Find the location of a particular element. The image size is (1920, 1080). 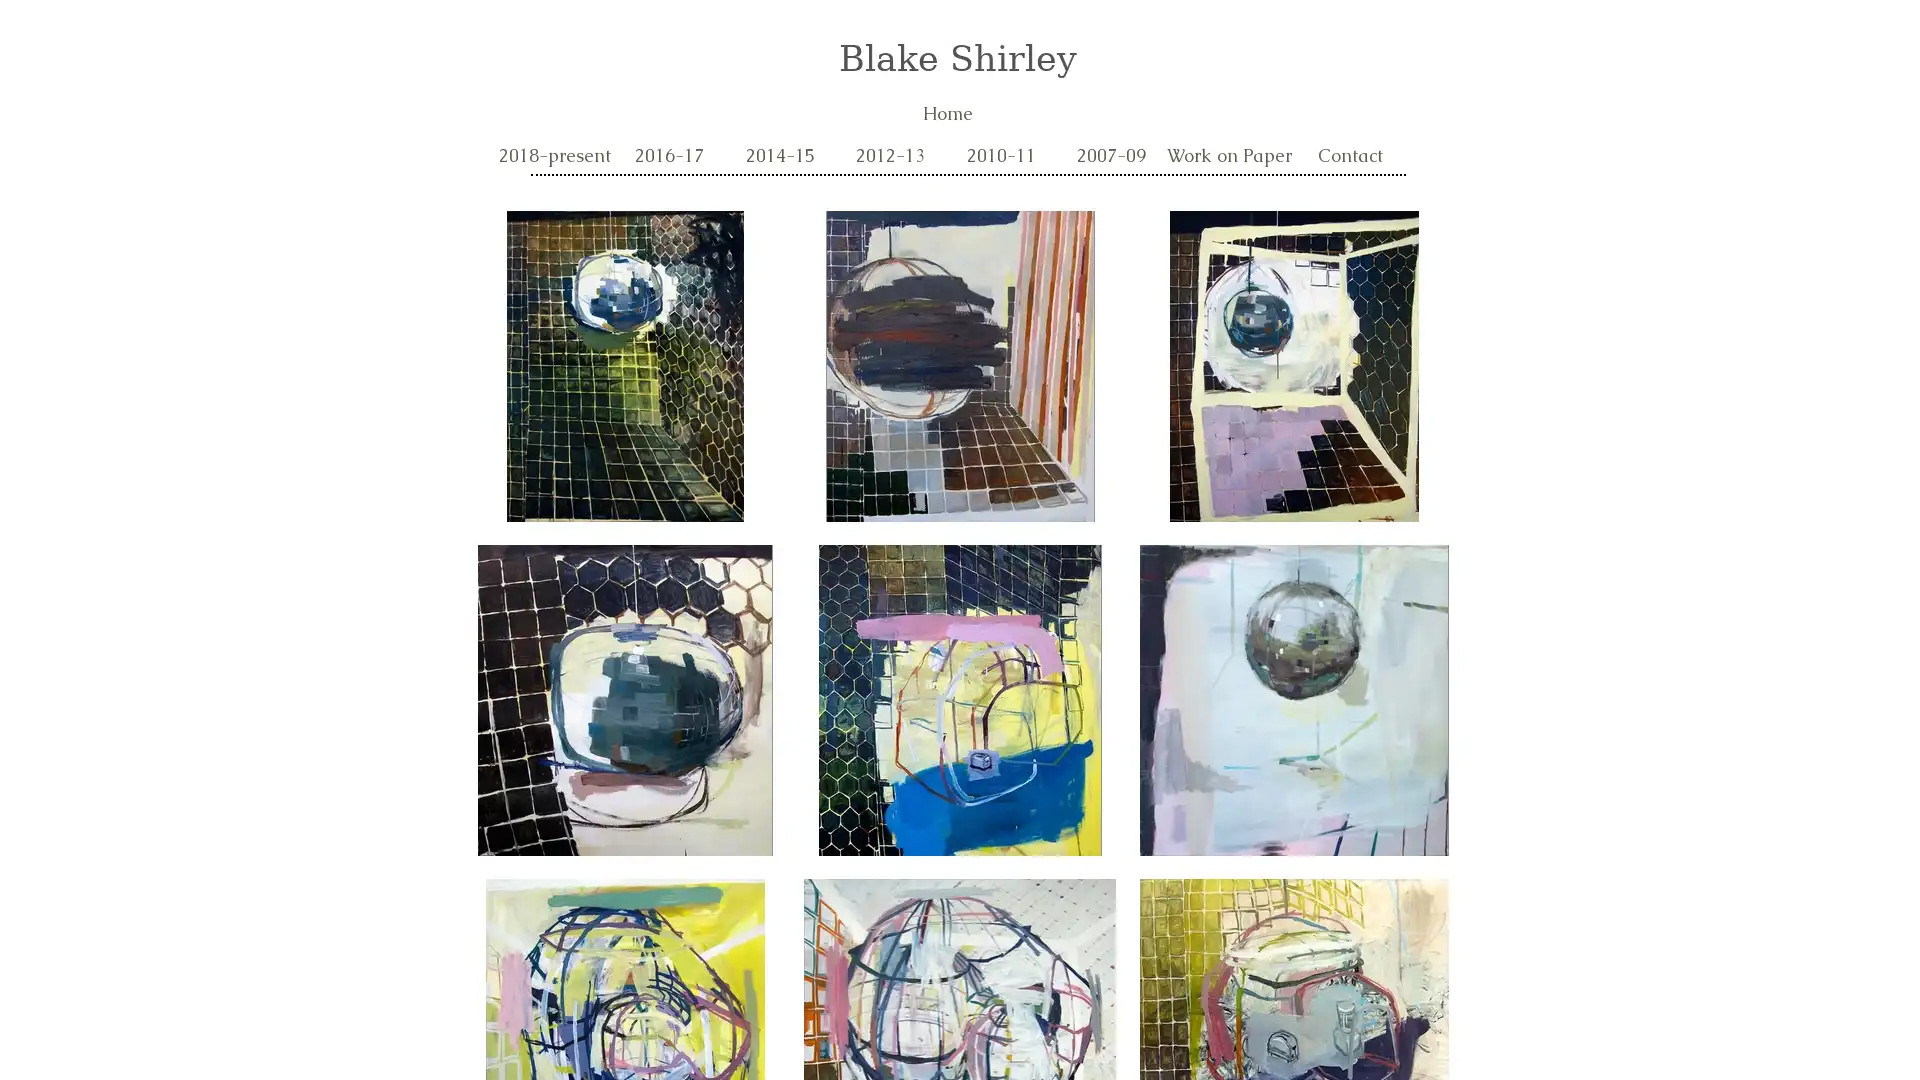

4.jpg is located at coordinates (960, 366).